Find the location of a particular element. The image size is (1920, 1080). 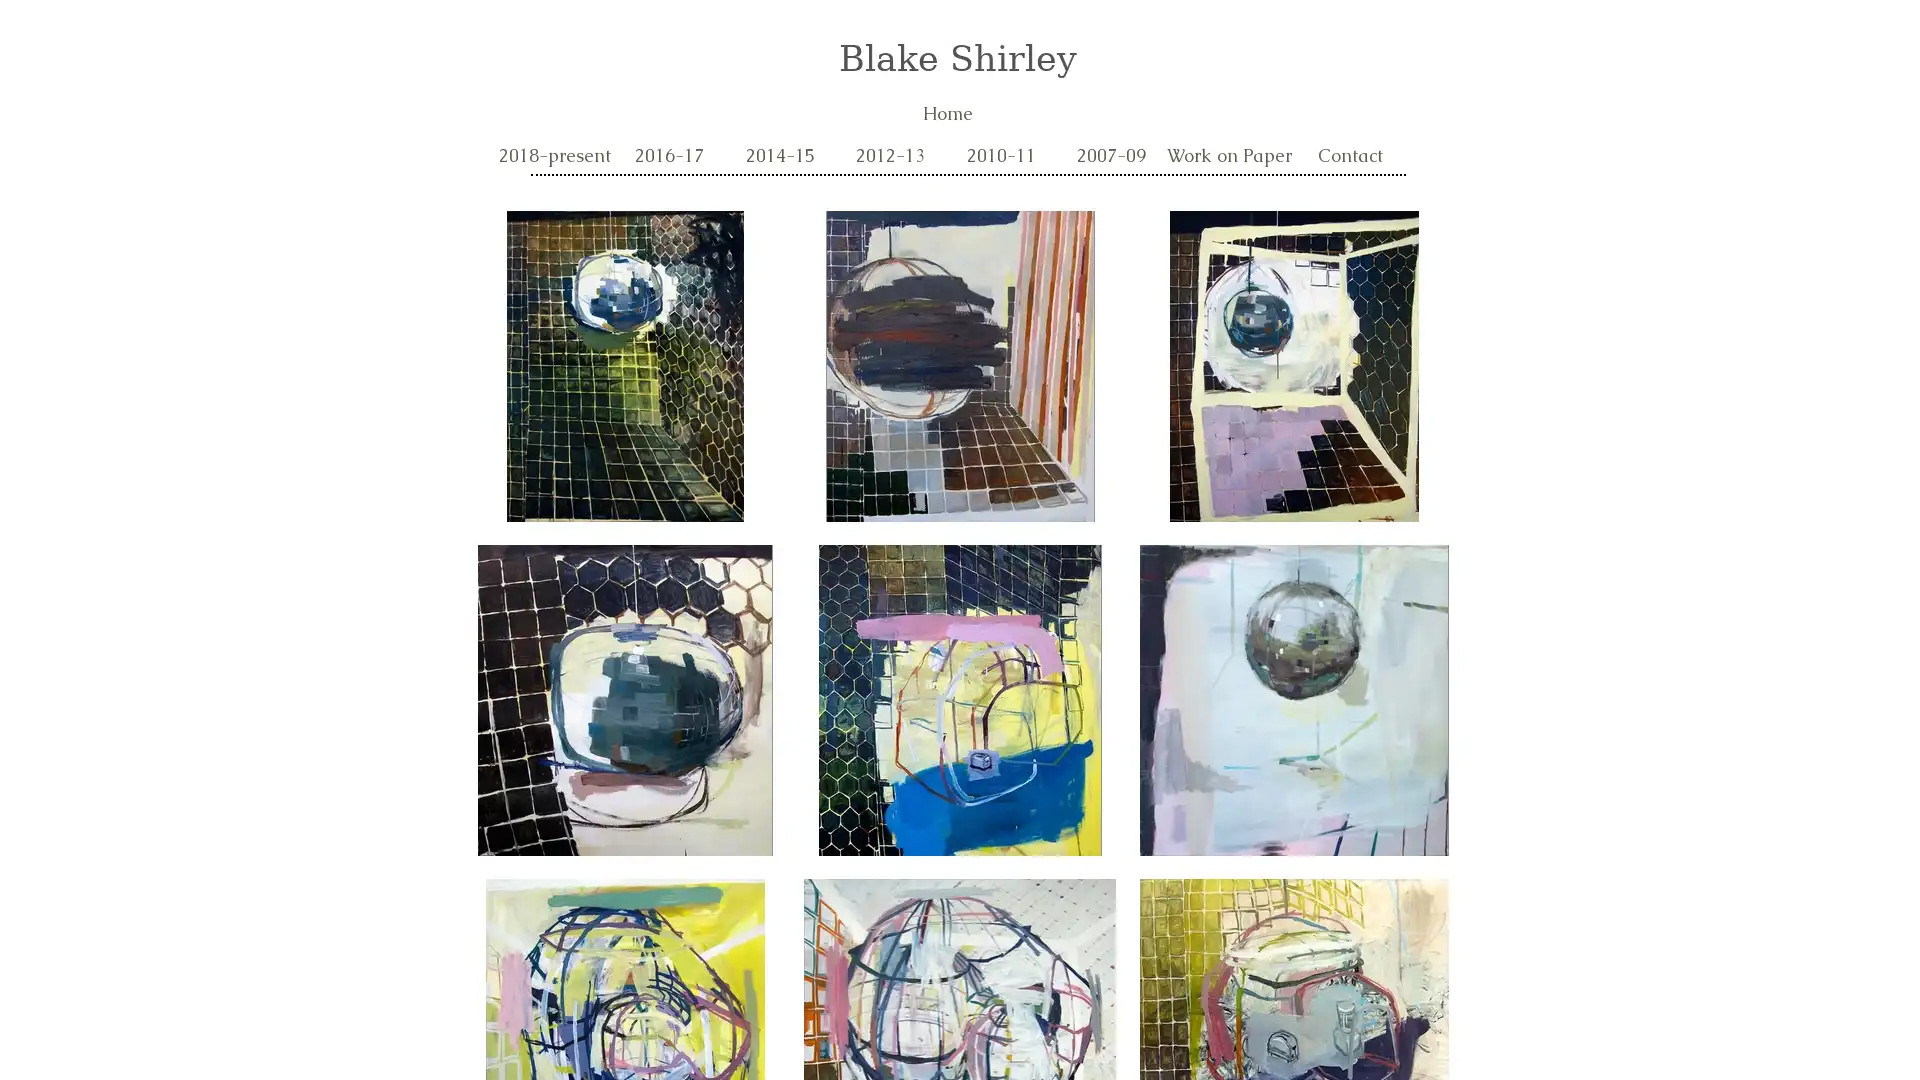

4.jpg is located at coordinates (960, 366).